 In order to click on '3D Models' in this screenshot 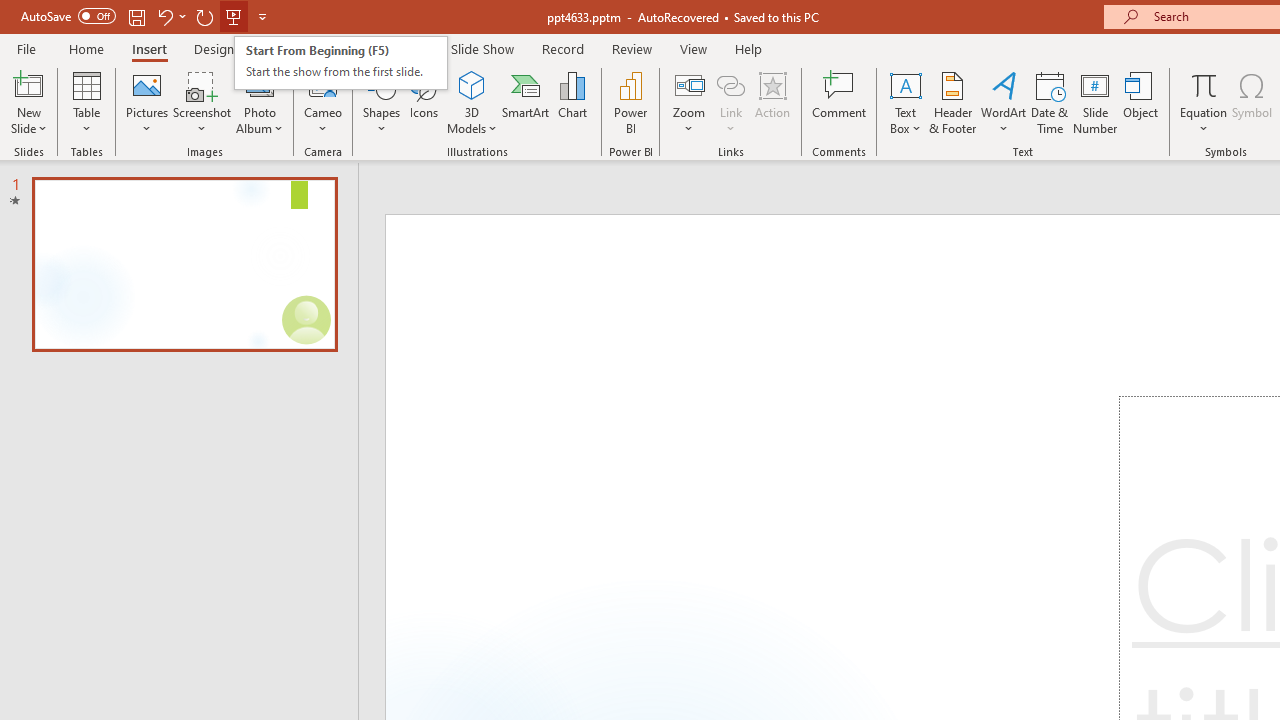, I will do `click(471, 84)`.